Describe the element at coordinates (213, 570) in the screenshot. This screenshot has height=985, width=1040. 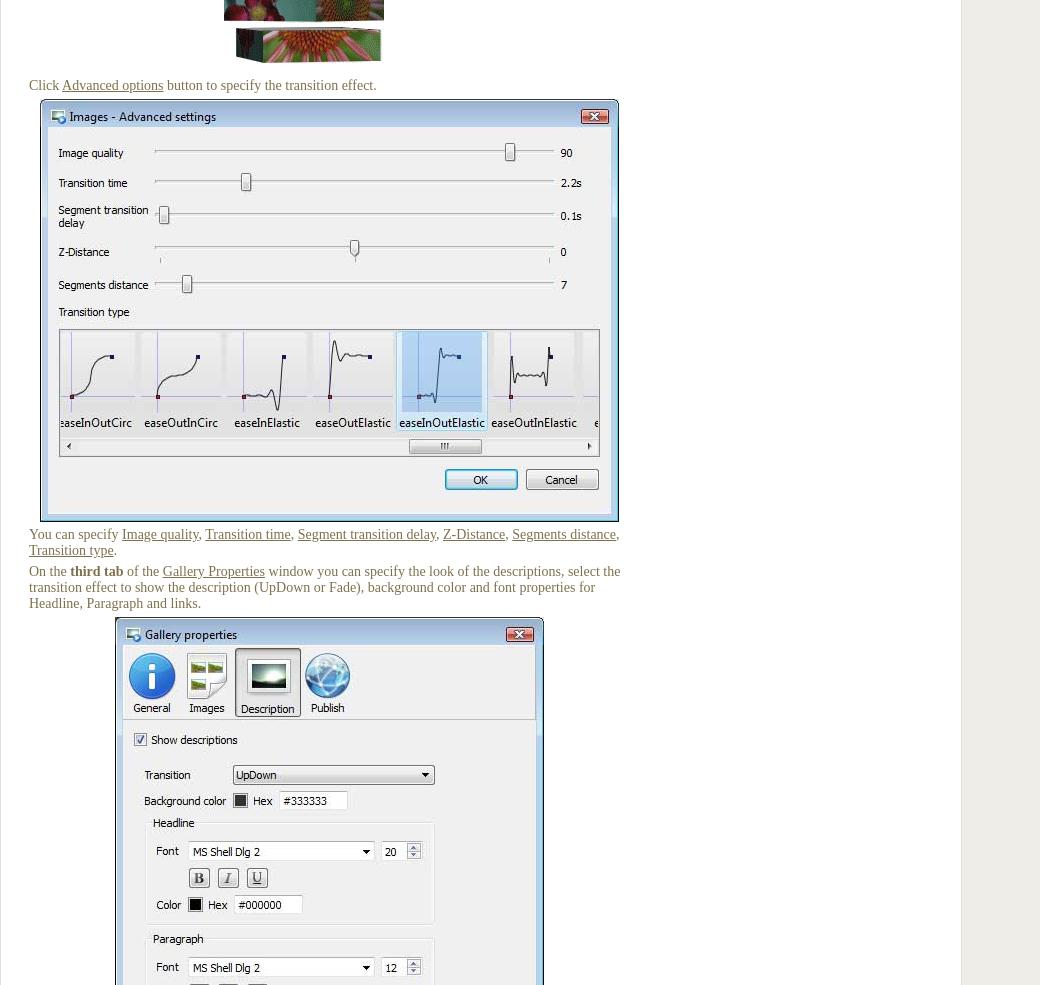
I see `'Gallery Properties'` at that location.